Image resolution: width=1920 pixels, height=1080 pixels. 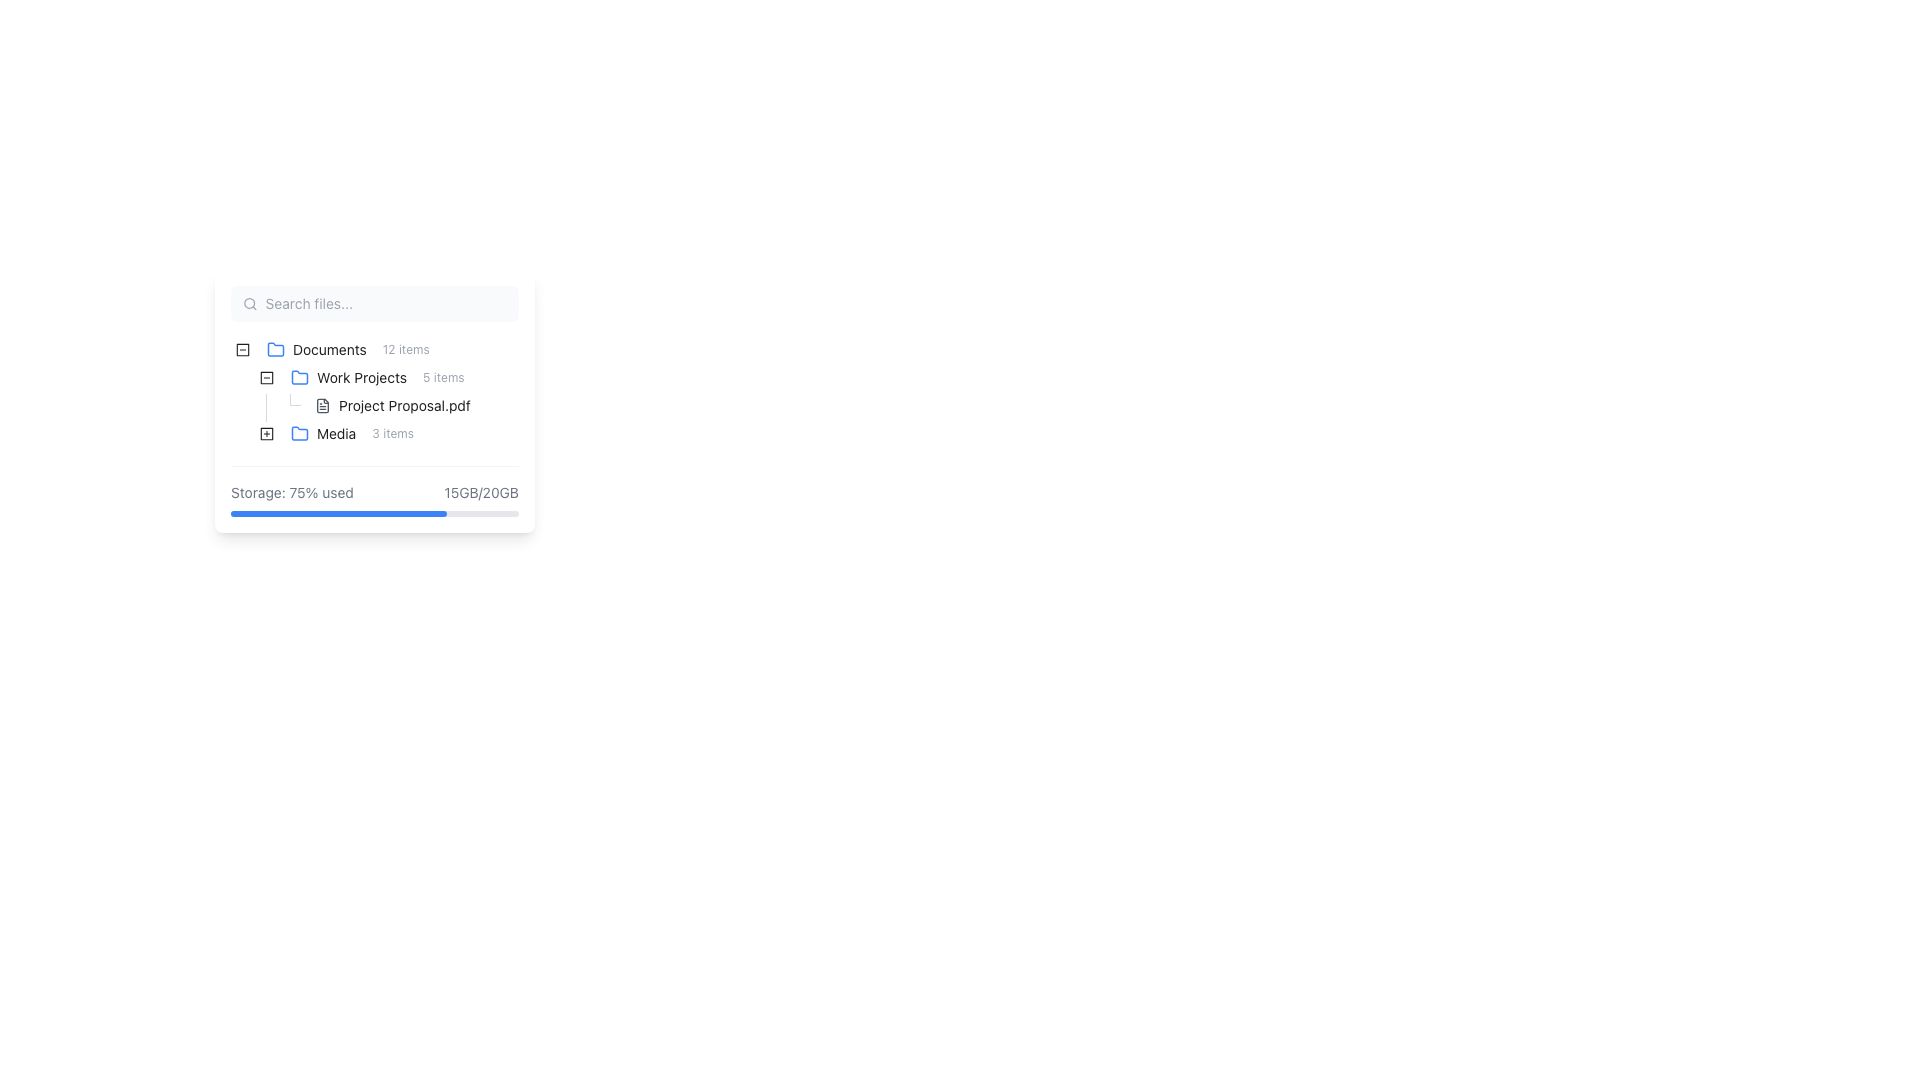 I want to click on the 'Media' folder icon in the file management interface, which visually represents a folder named 'Media' located beneath the 'Work Projects' folder and 'Project Proposal.pdf' file, so click(x=298, y=431).